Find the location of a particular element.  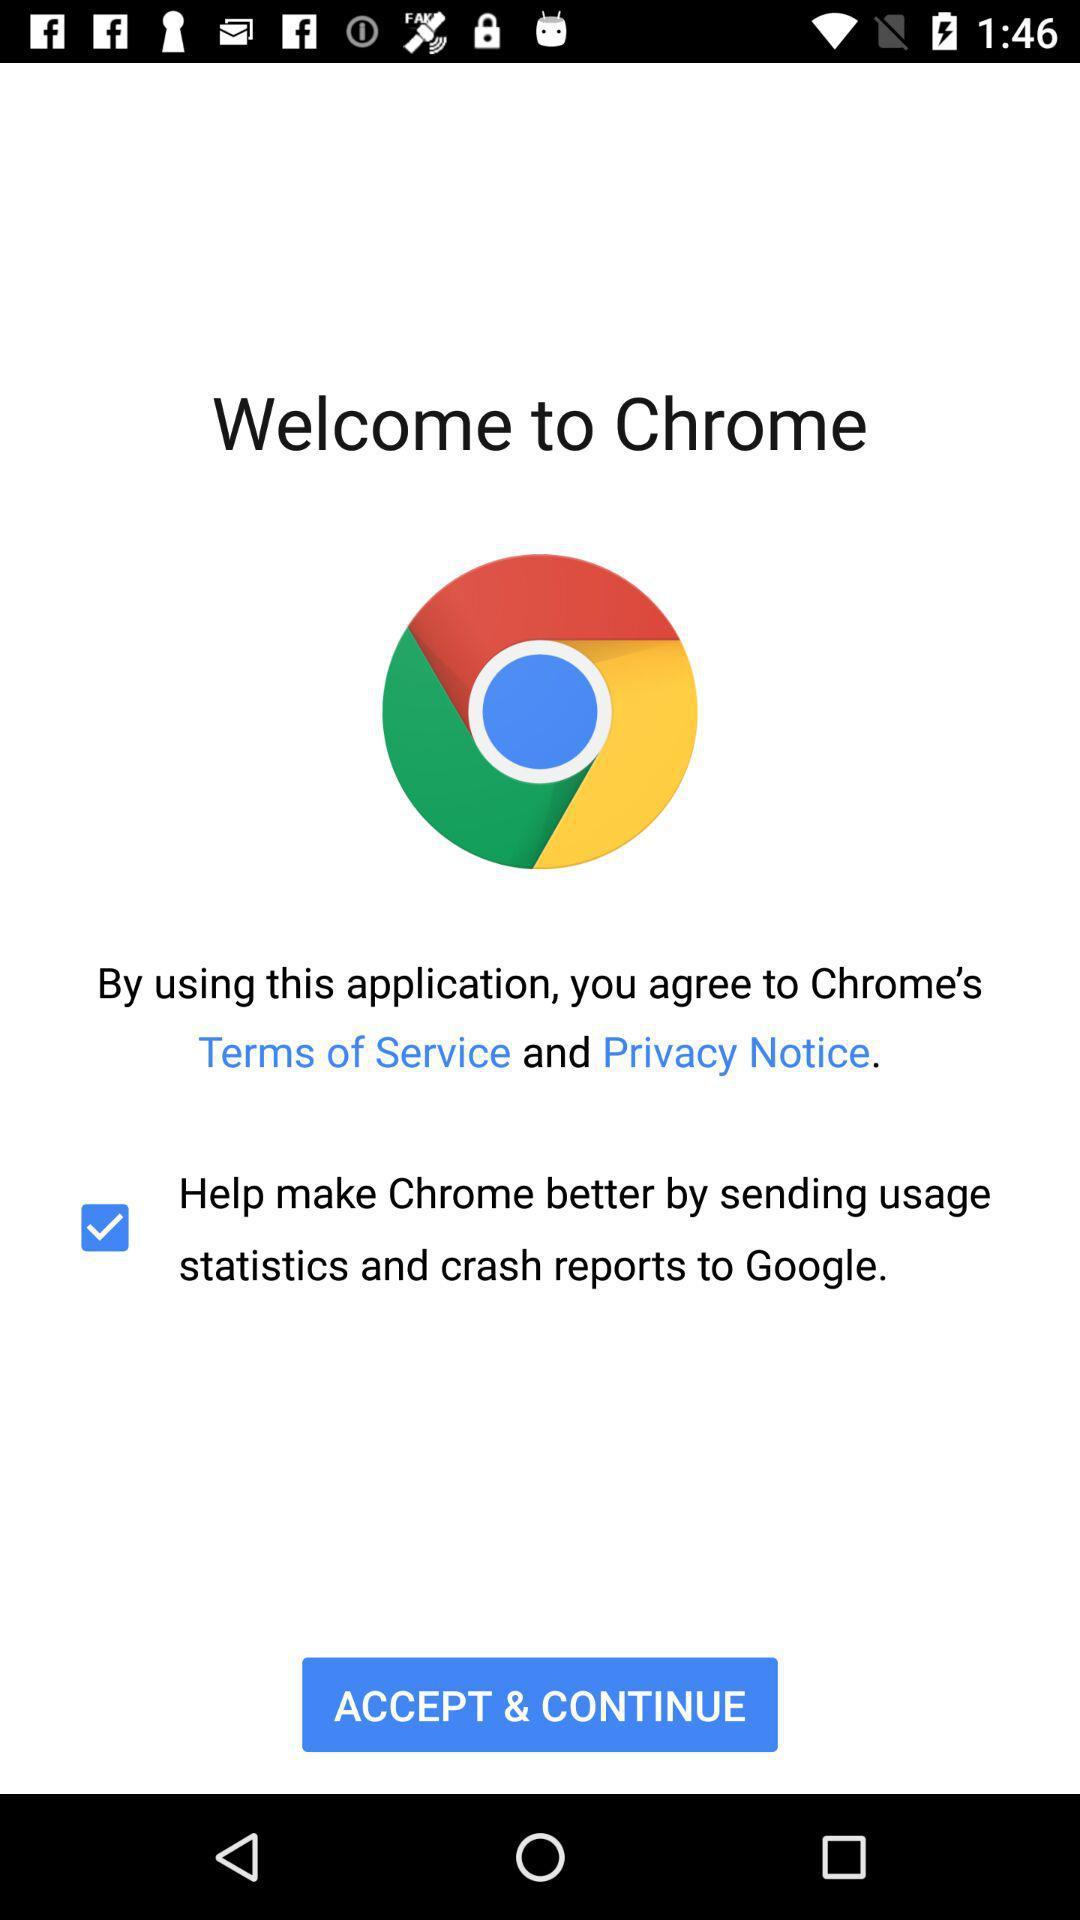

the by using this item is located at coordinates (540, 1016).